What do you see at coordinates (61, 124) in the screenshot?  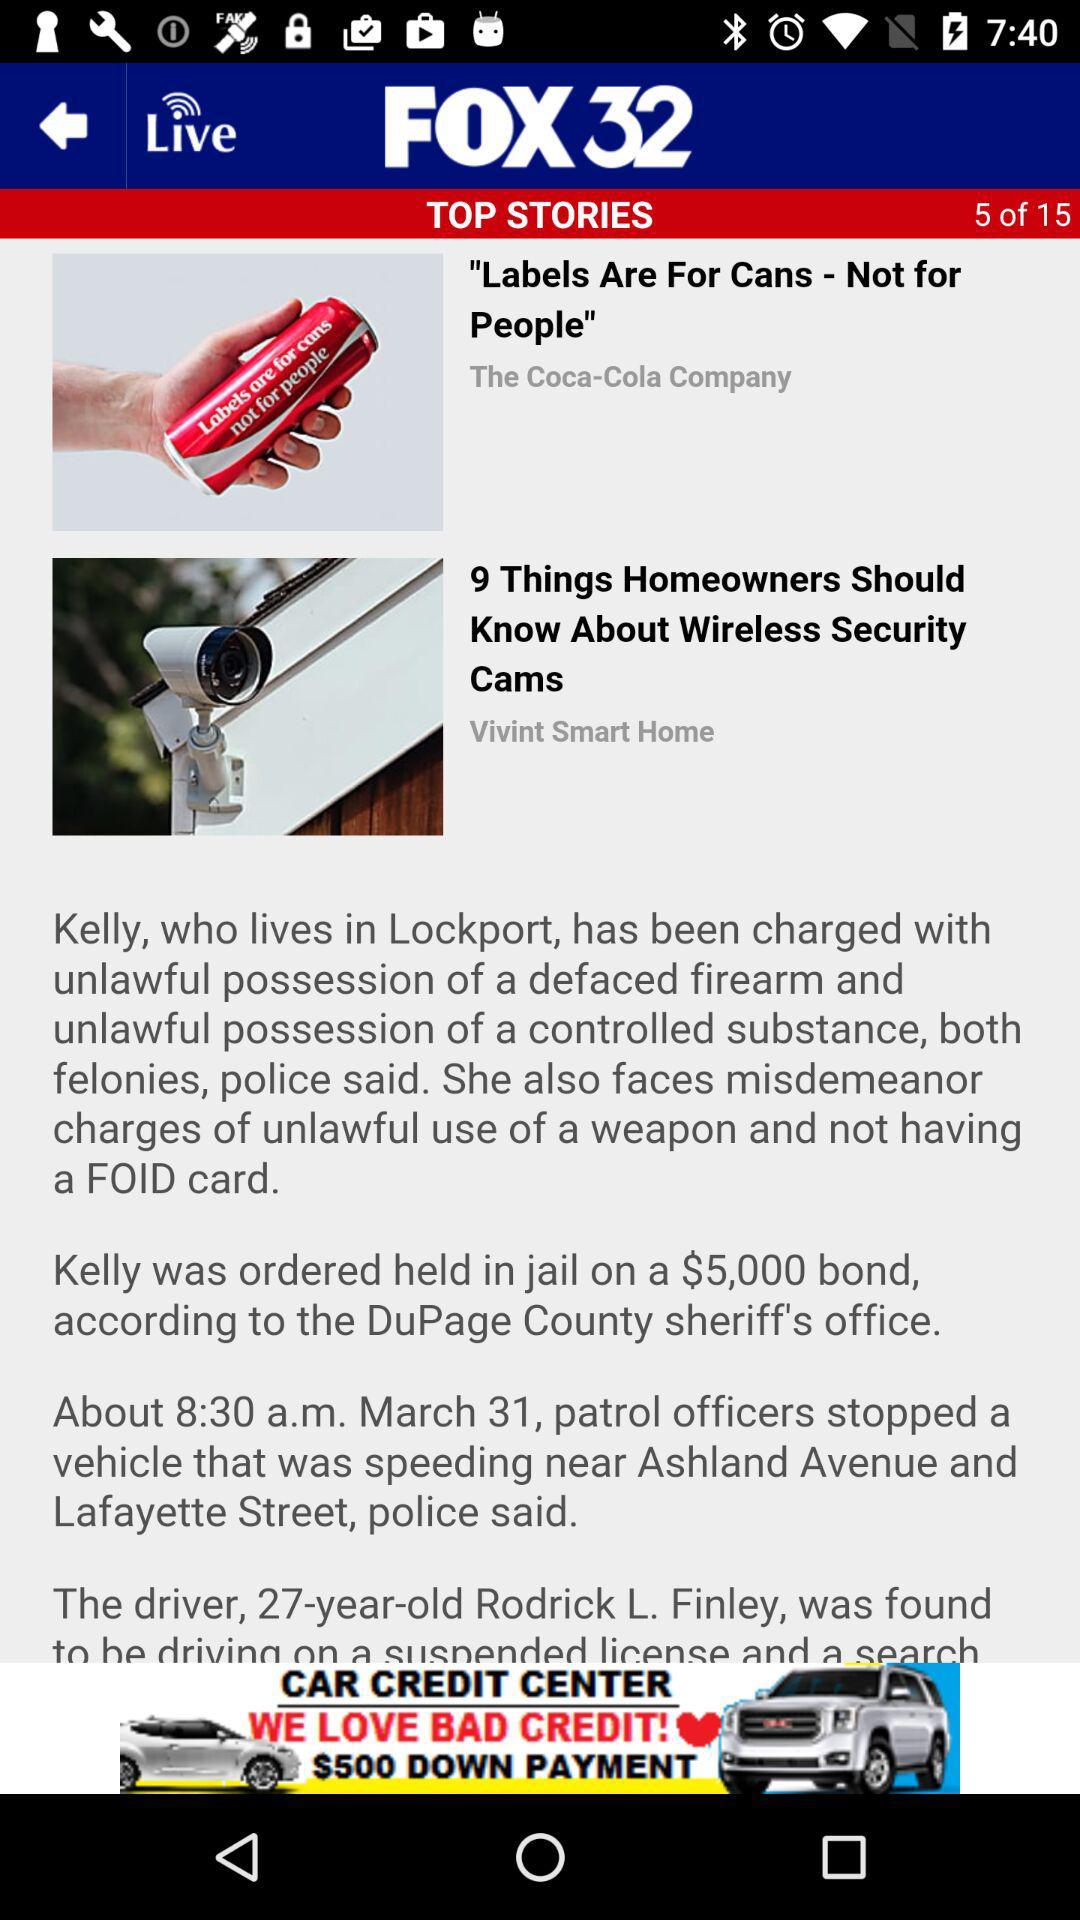 I see `go back` at bounding box center [61, 124].